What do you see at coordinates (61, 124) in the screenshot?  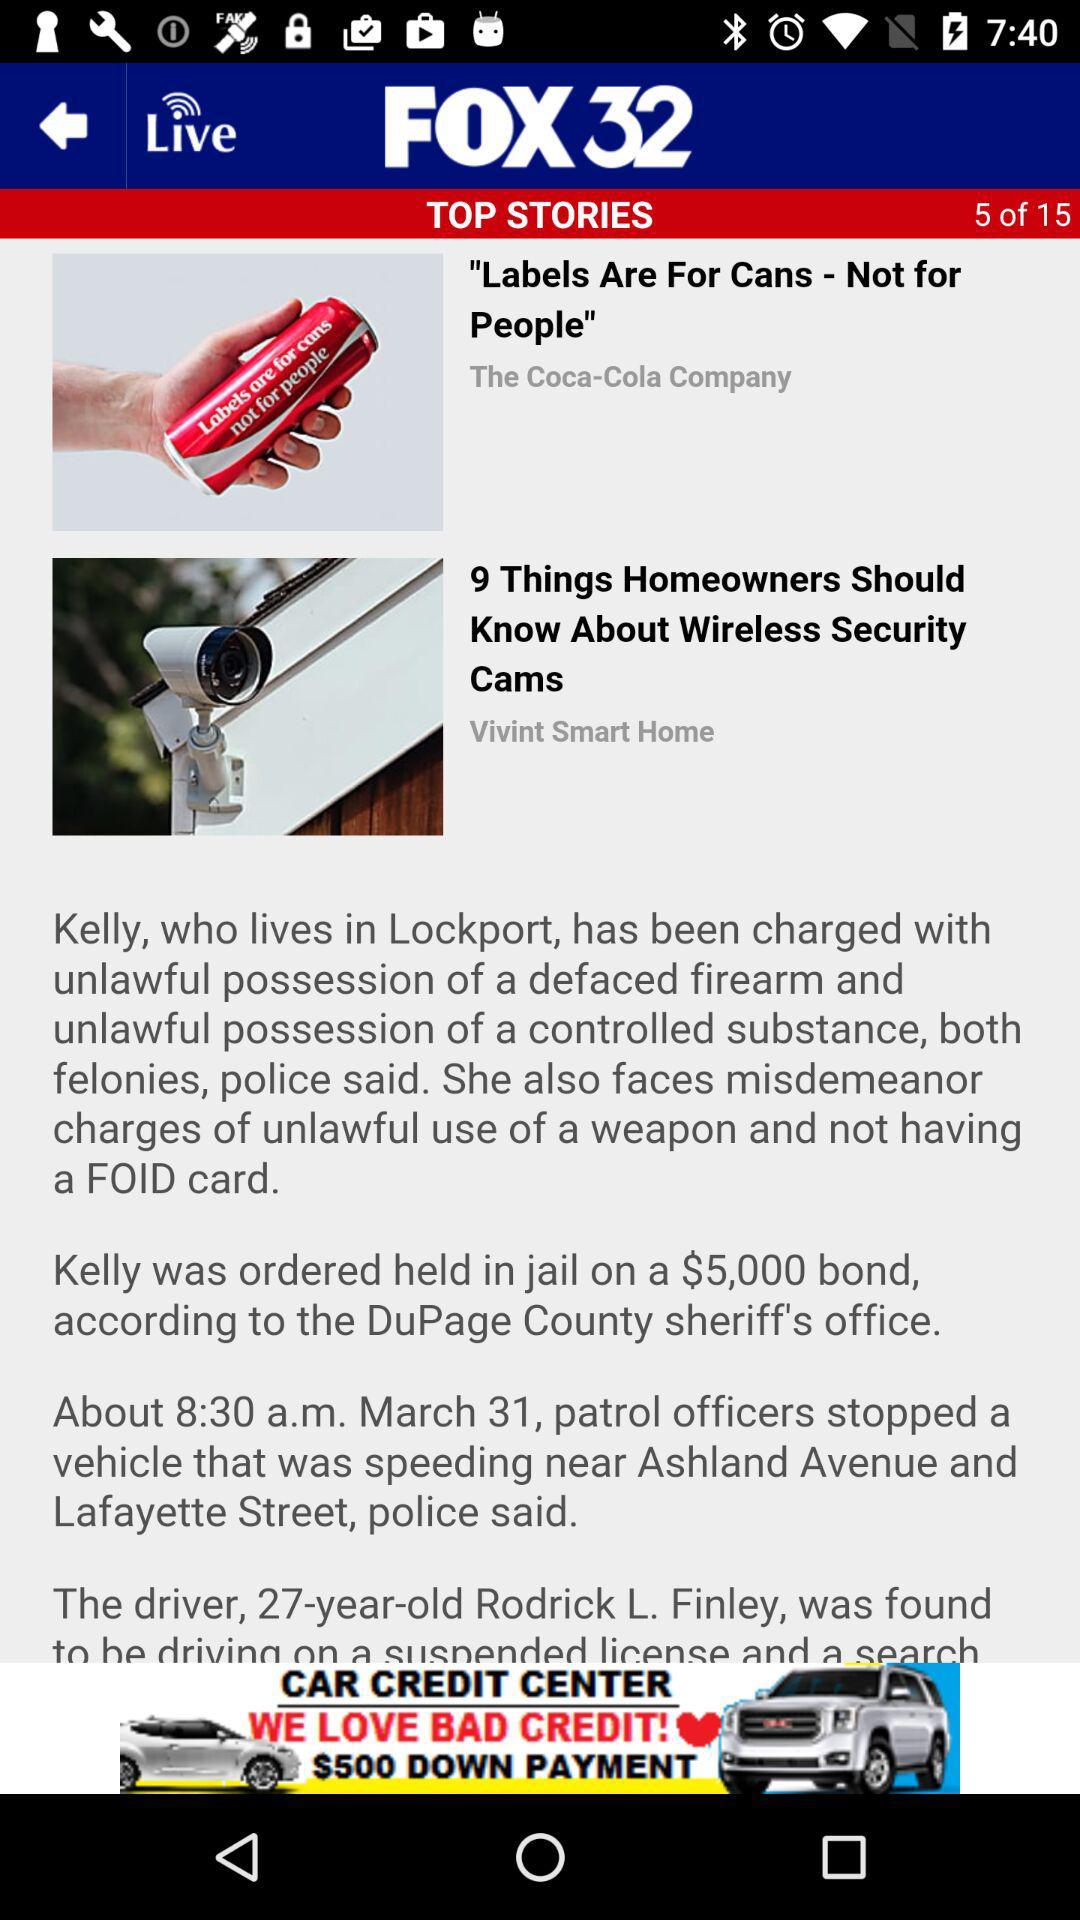 I see `go back` at bounding box center [61, 124].